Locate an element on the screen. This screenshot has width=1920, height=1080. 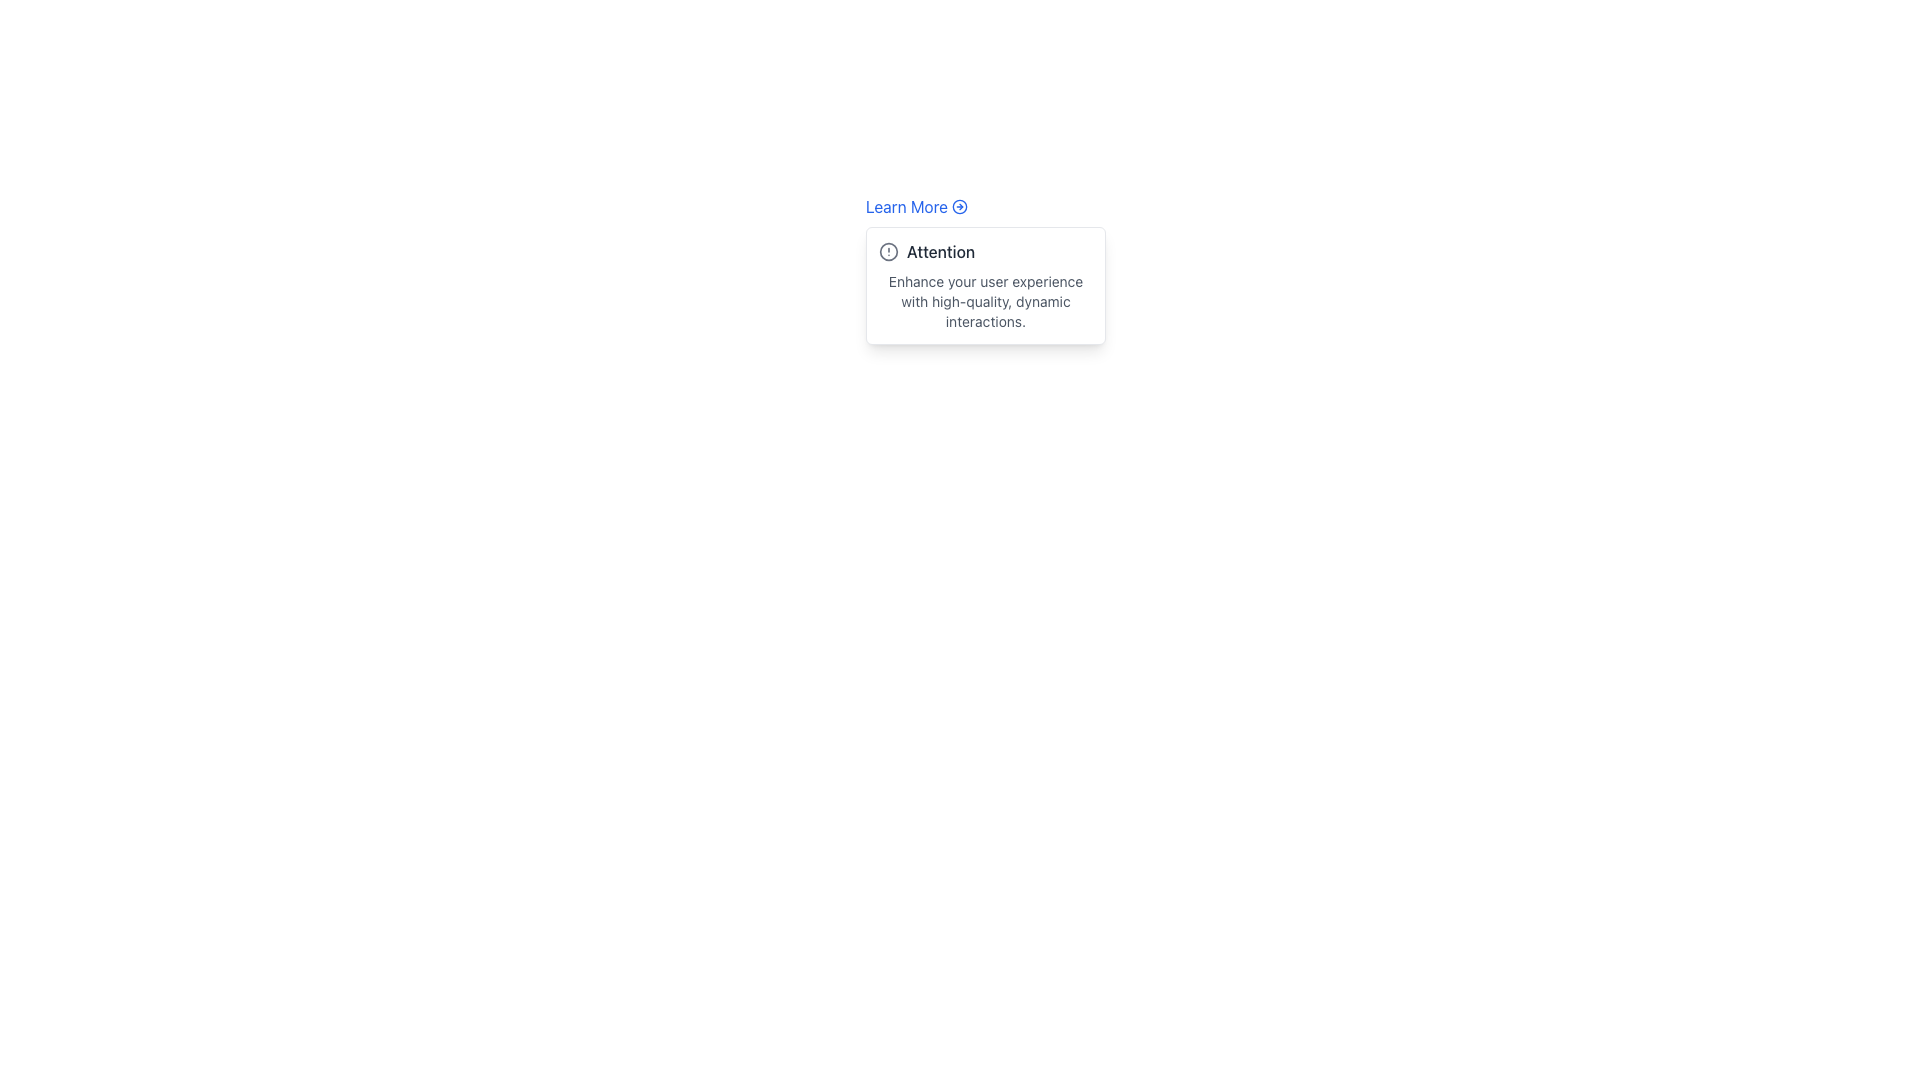
the circular alert icon located to the left of the 'Attention' label is located at coordinates (887, 250).